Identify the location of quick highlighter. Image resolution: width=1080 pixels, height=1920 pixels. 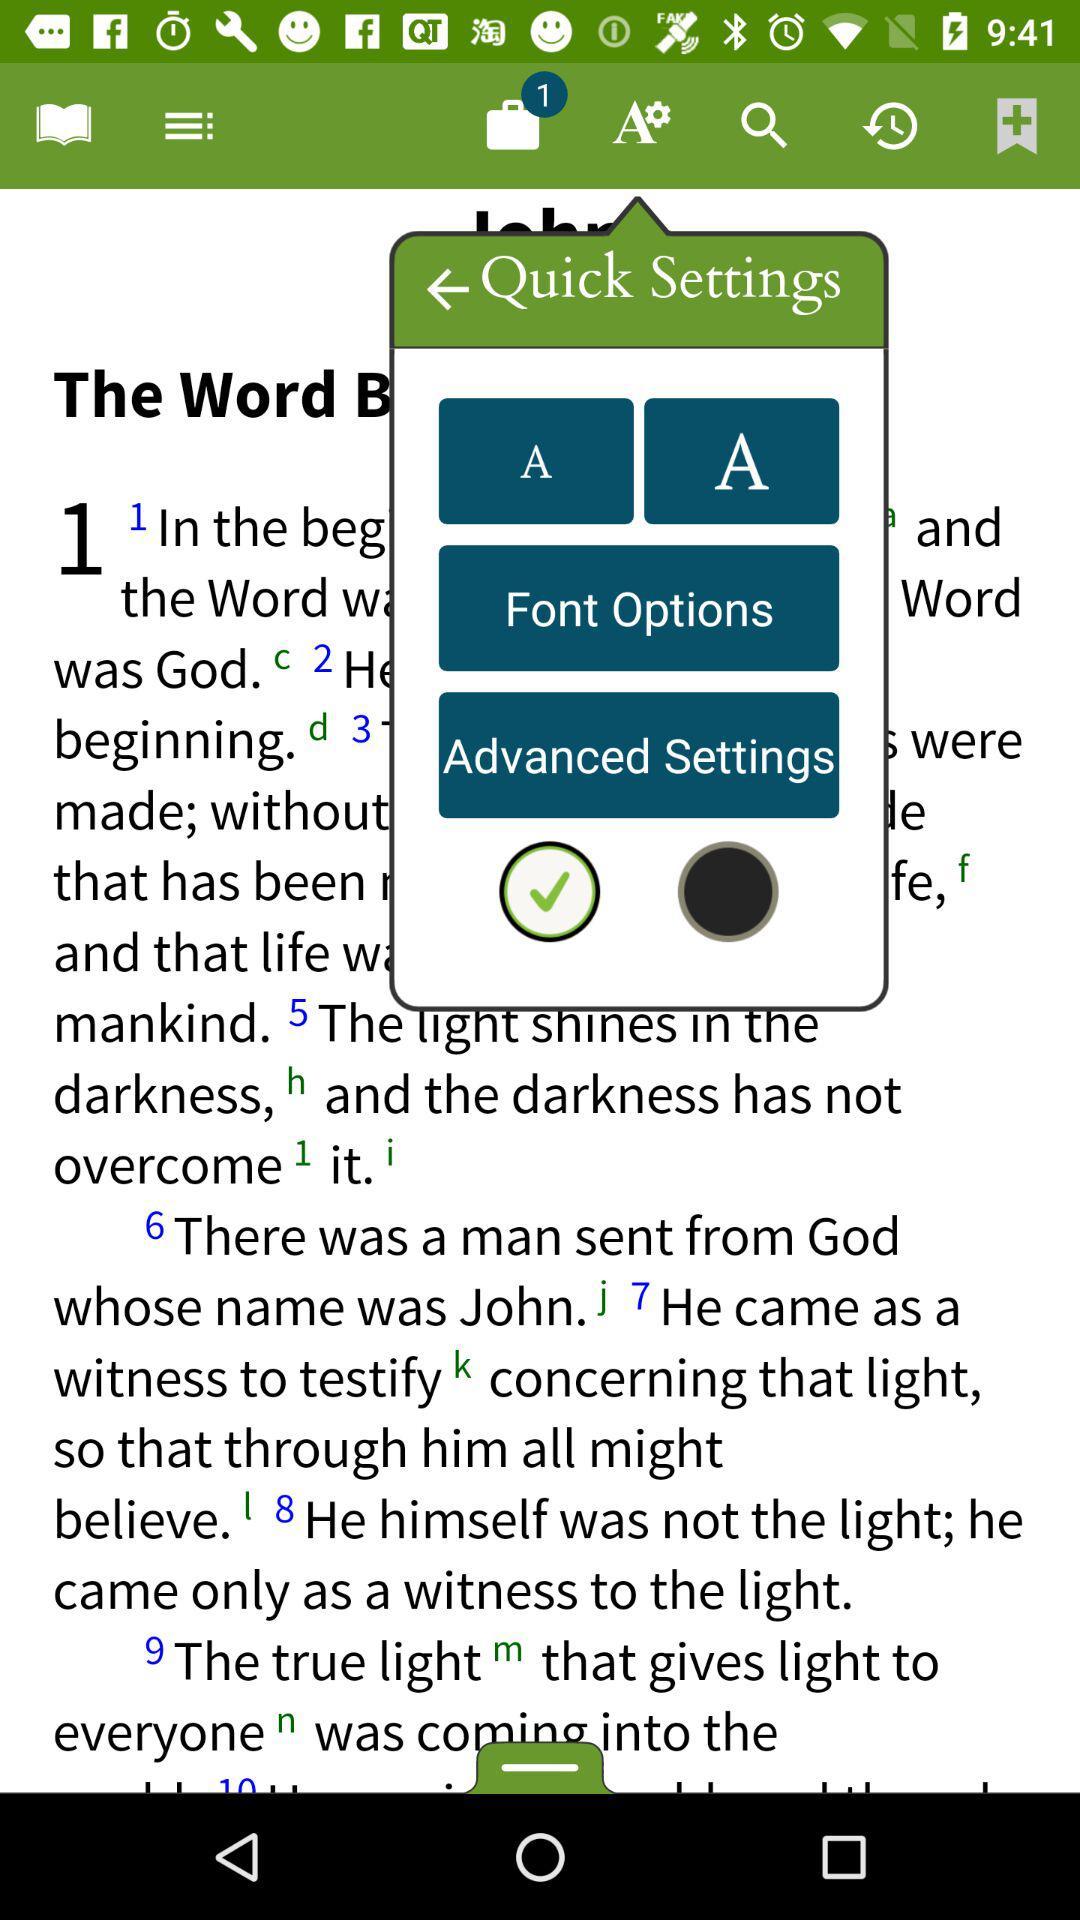
(540, 991).